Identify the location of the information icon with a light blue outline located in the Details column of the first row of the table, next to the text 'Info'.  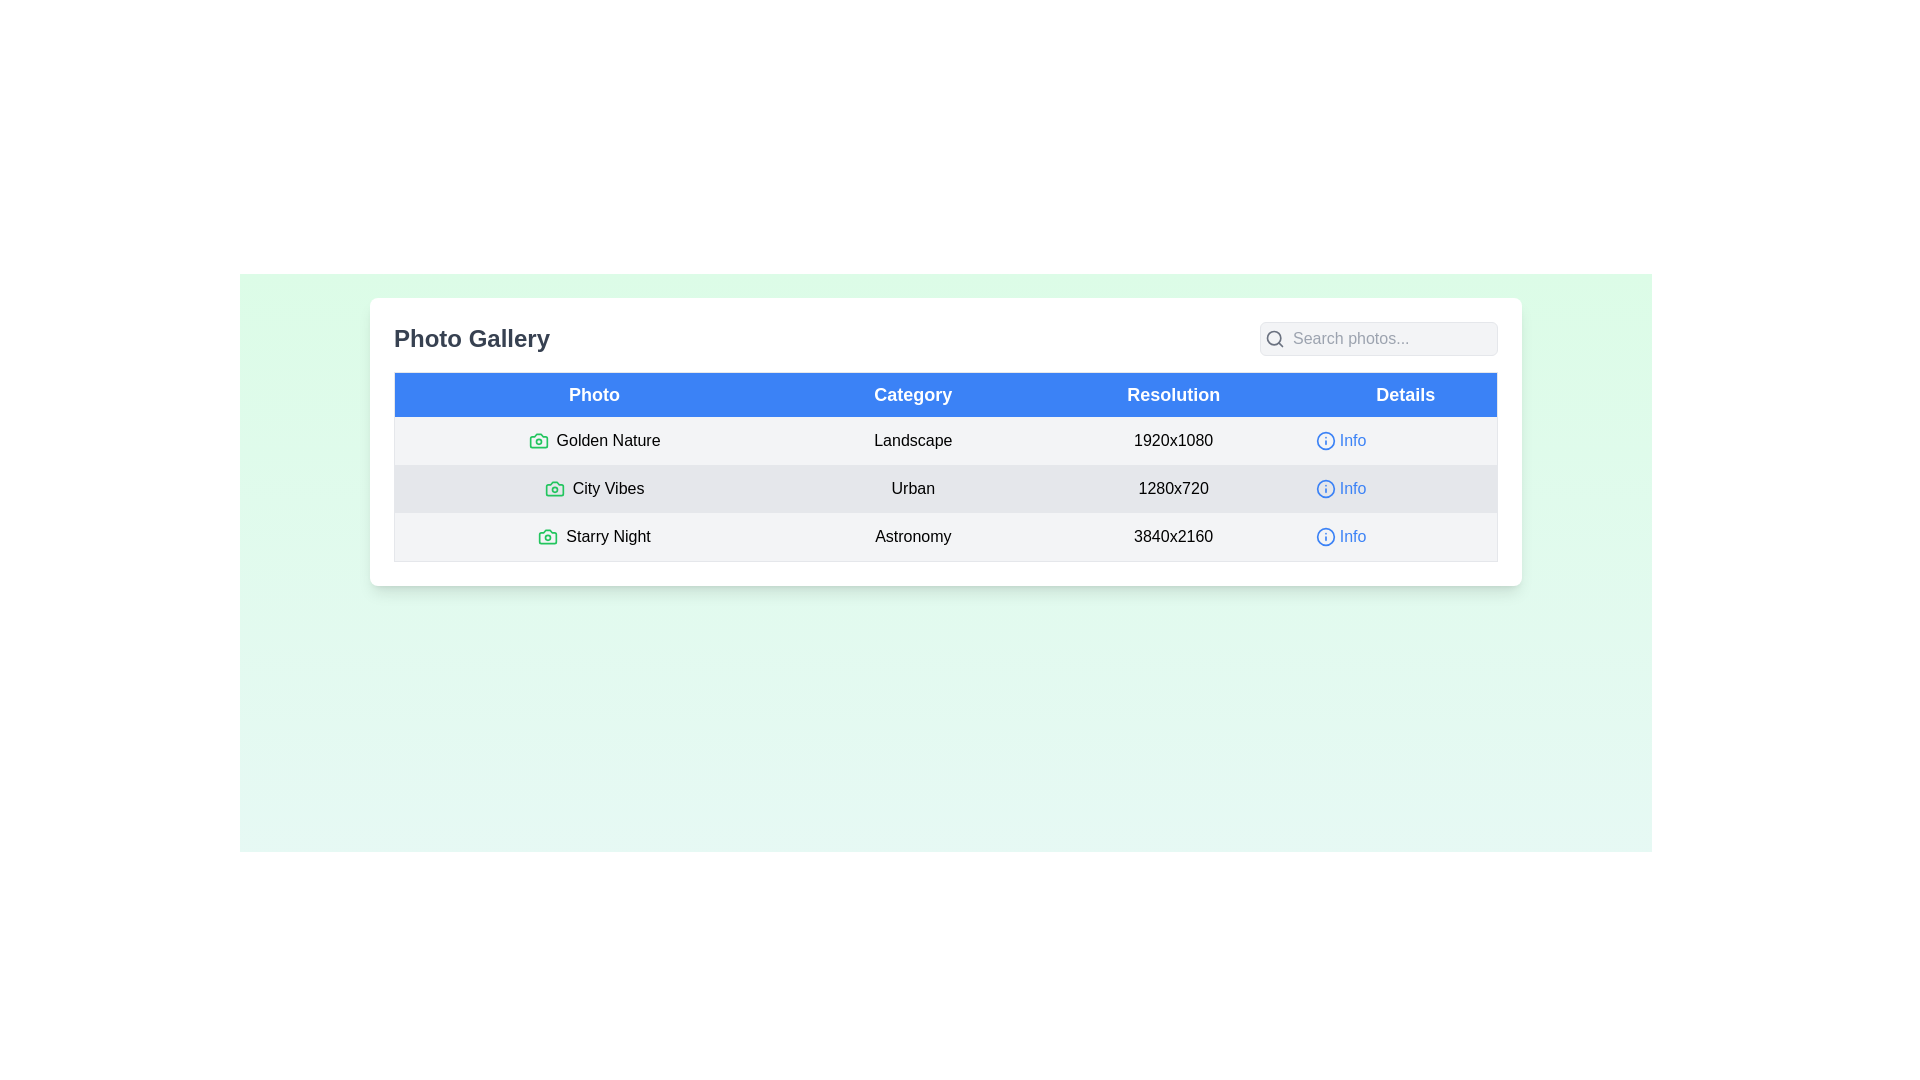
(1325, 439).